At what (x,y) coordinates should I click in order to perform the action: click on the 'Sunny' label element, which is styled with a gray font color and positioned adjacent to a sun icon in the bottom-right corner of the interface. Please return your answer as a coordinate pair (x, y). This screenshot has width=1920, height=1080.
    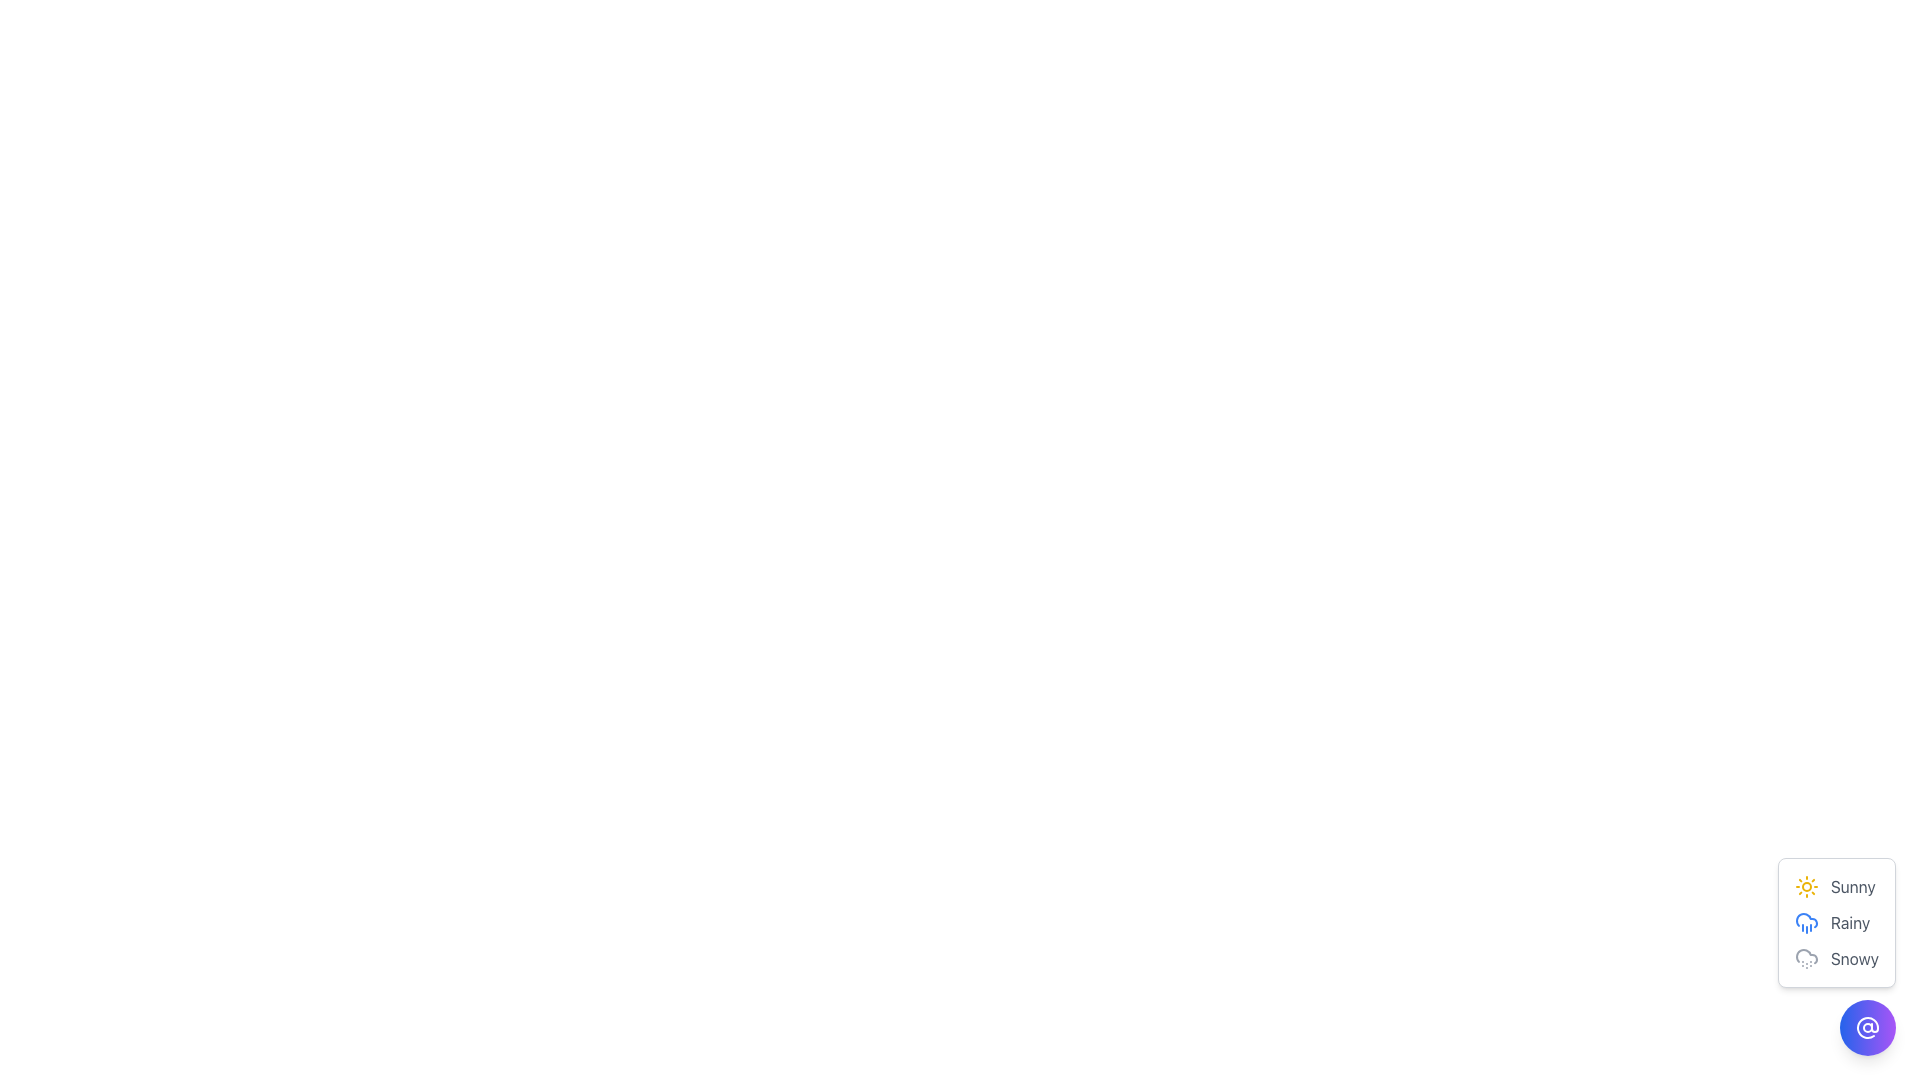
    Looking at the image, I should click on (1852, 886).